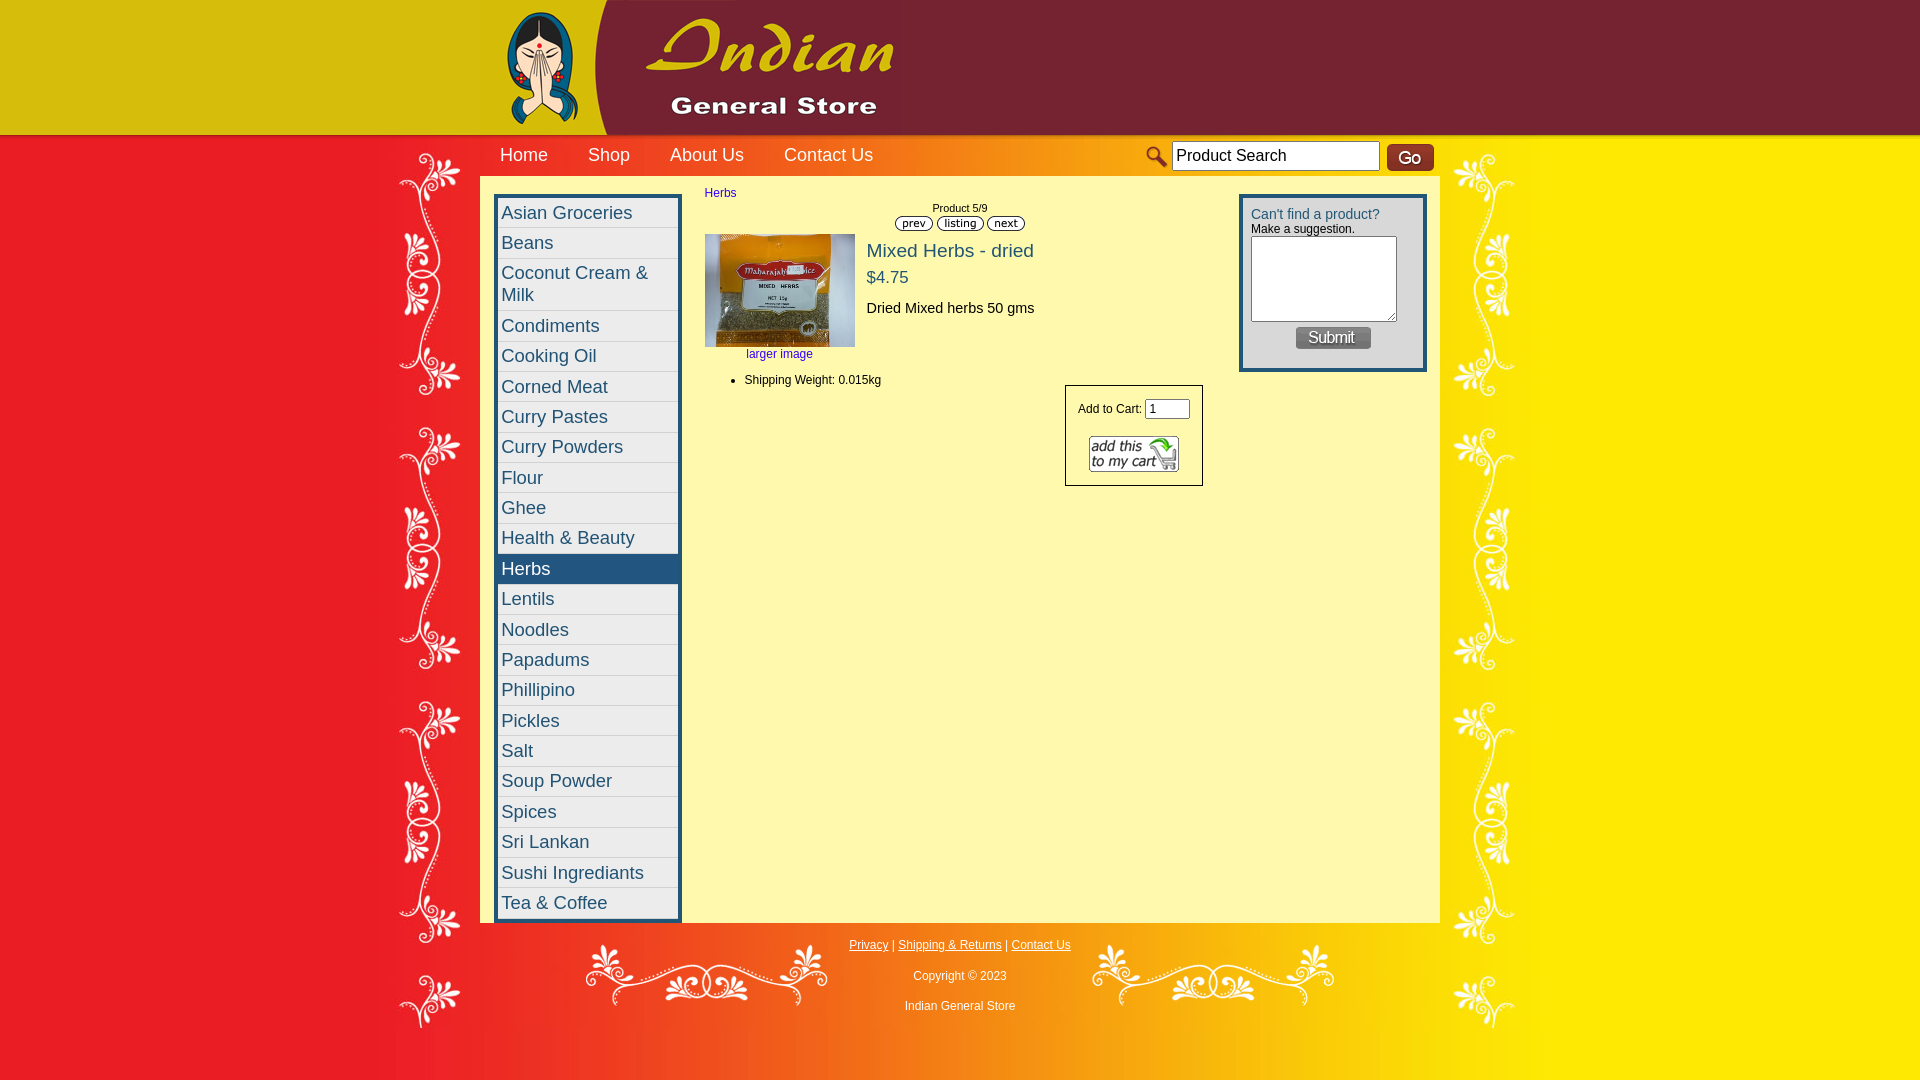 The image size is (1920, 1080). What do you see at coordinates (987, 223) in the screenshot?
I see `' Next '` at bounding box center [987, 223].